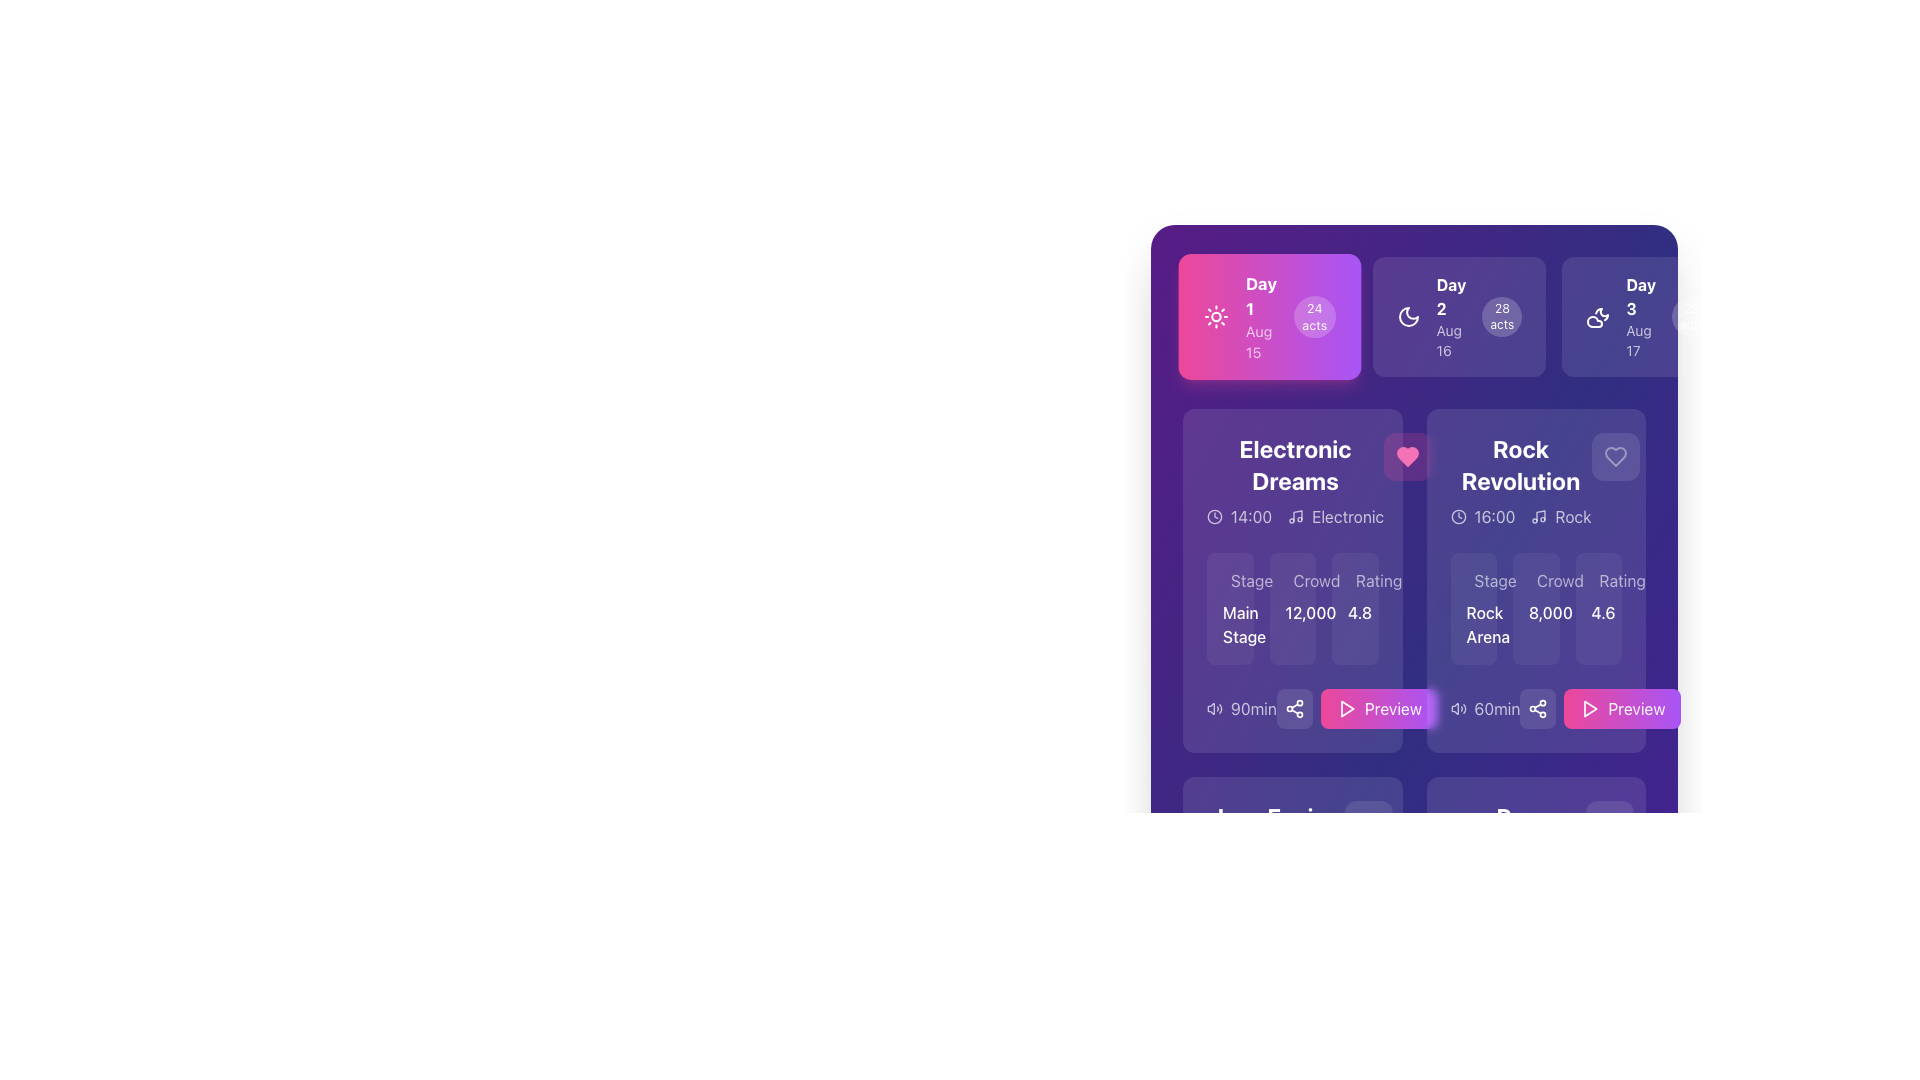  I want to click on the decorative circular shape that forms part of the SVG clock icon in the 'Rock Revolution' section, which is centered within the clock's outline, so click(1458, 515).